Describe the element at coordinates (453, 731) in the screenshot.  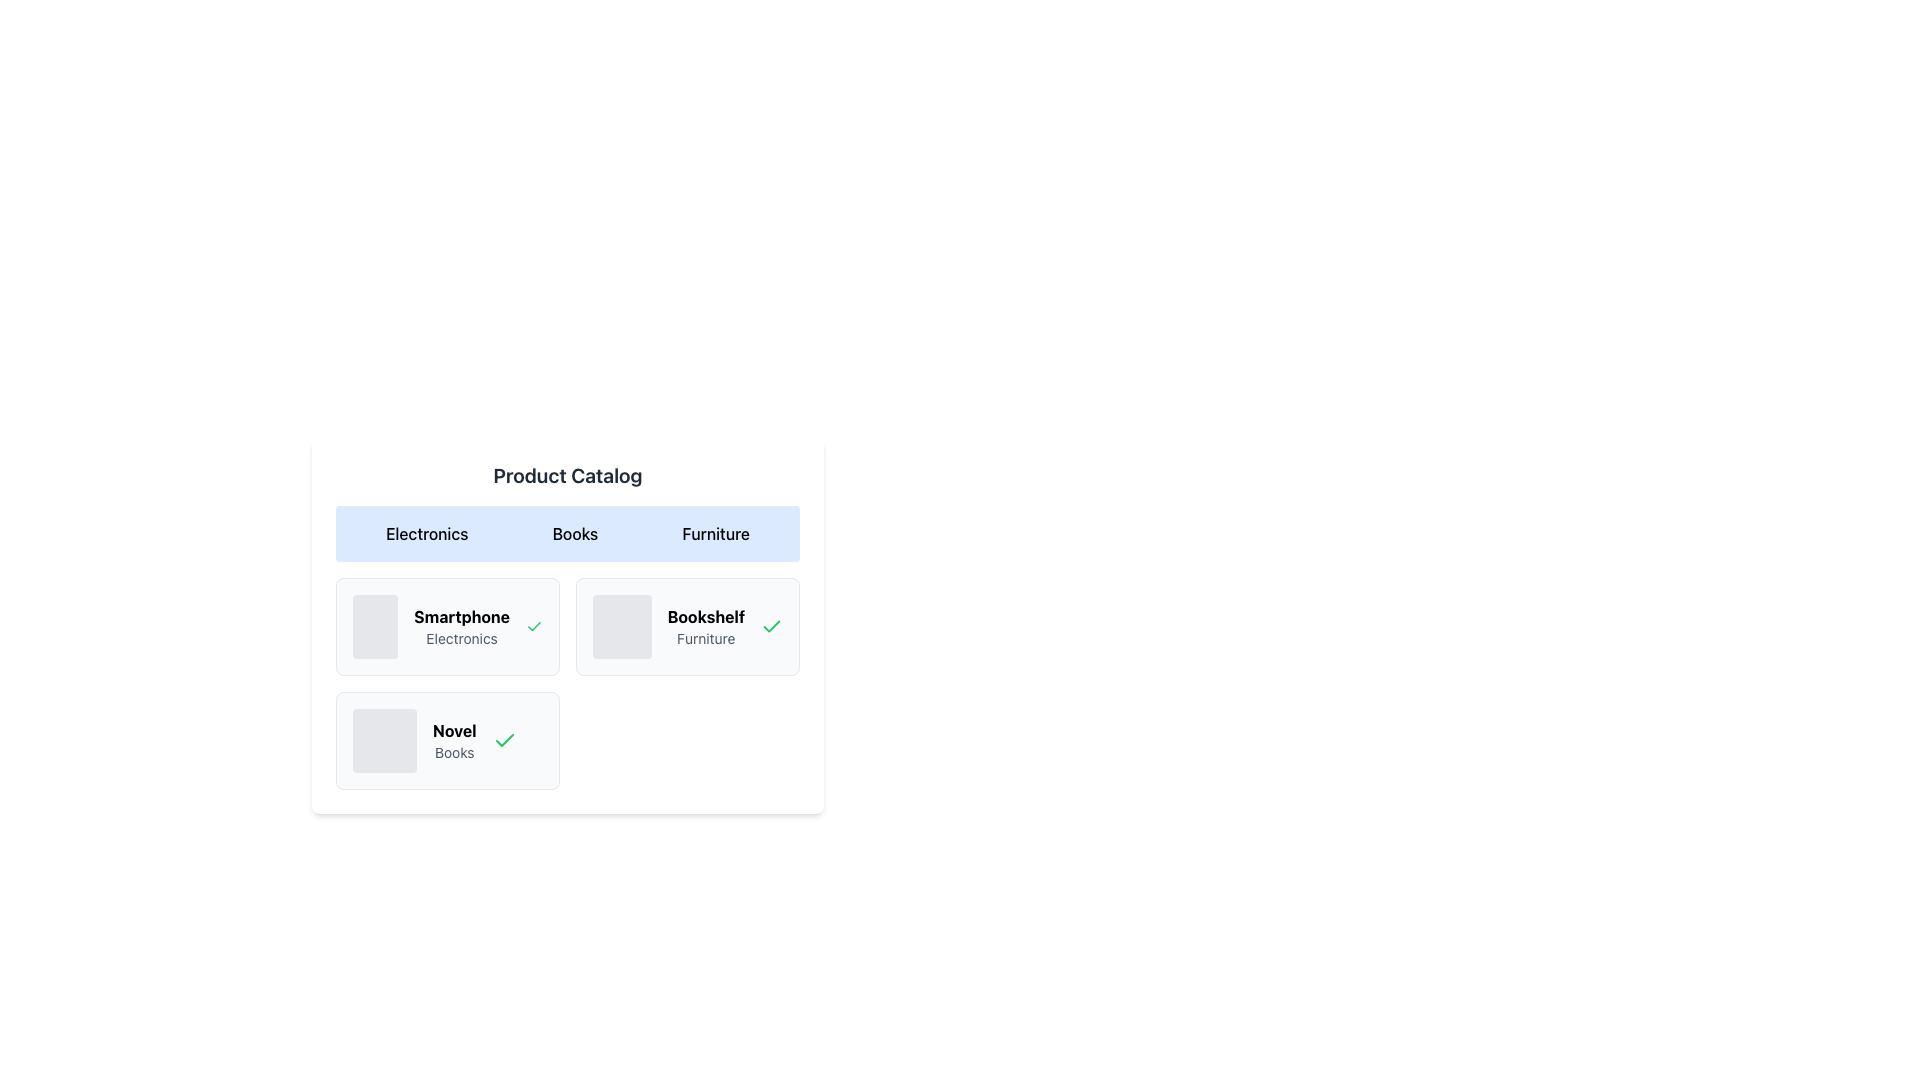
I see `the text label displaying 'Novel' in the second card of the 'Books' tab, which indicates the category of the product item` at that location.